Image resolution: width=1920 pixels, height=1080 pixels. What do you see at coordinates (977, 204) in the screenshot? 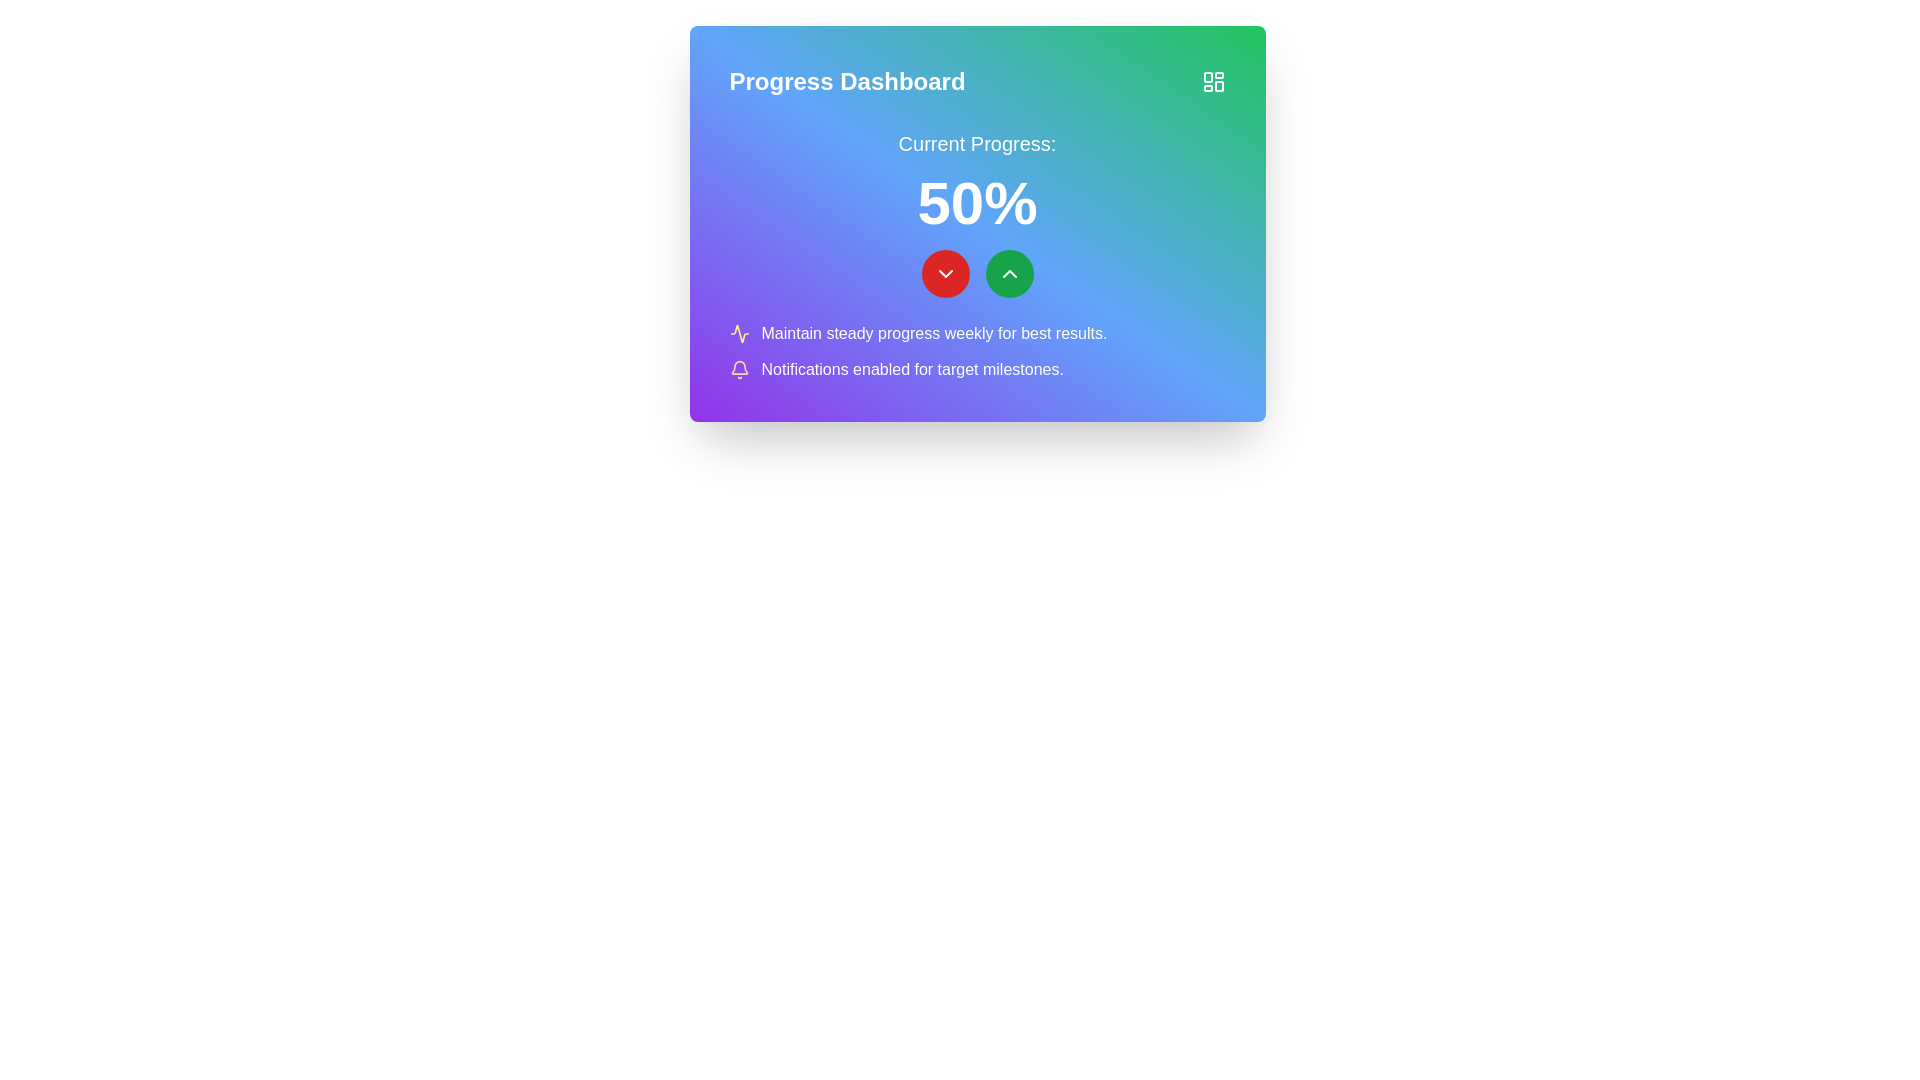
I see `the prominent text label displaying '50%' in bold, extra-large font within the 'Progress Dashboard' interface` at bounding box center [977, 204].